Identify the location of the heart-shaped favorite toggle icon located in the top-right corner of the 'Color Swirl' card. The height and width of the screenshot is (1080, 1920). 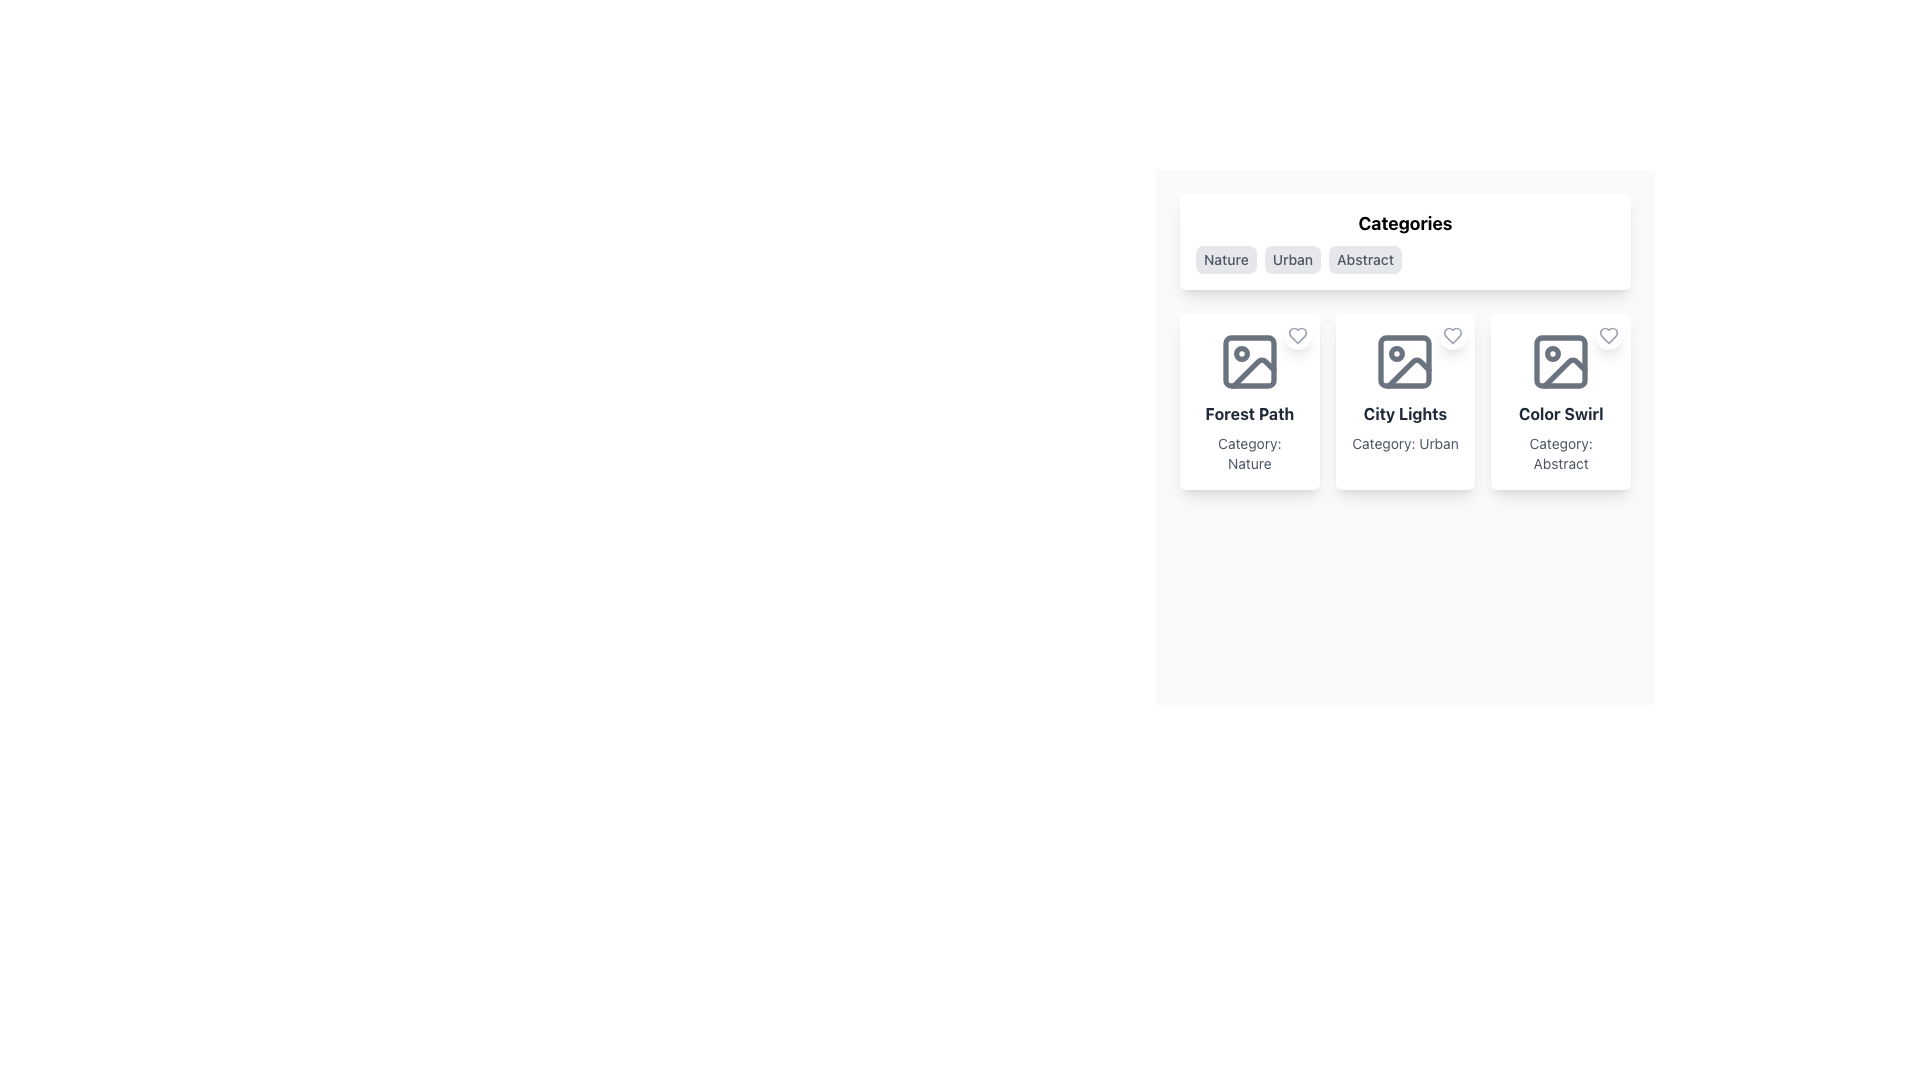
(1608, 334).